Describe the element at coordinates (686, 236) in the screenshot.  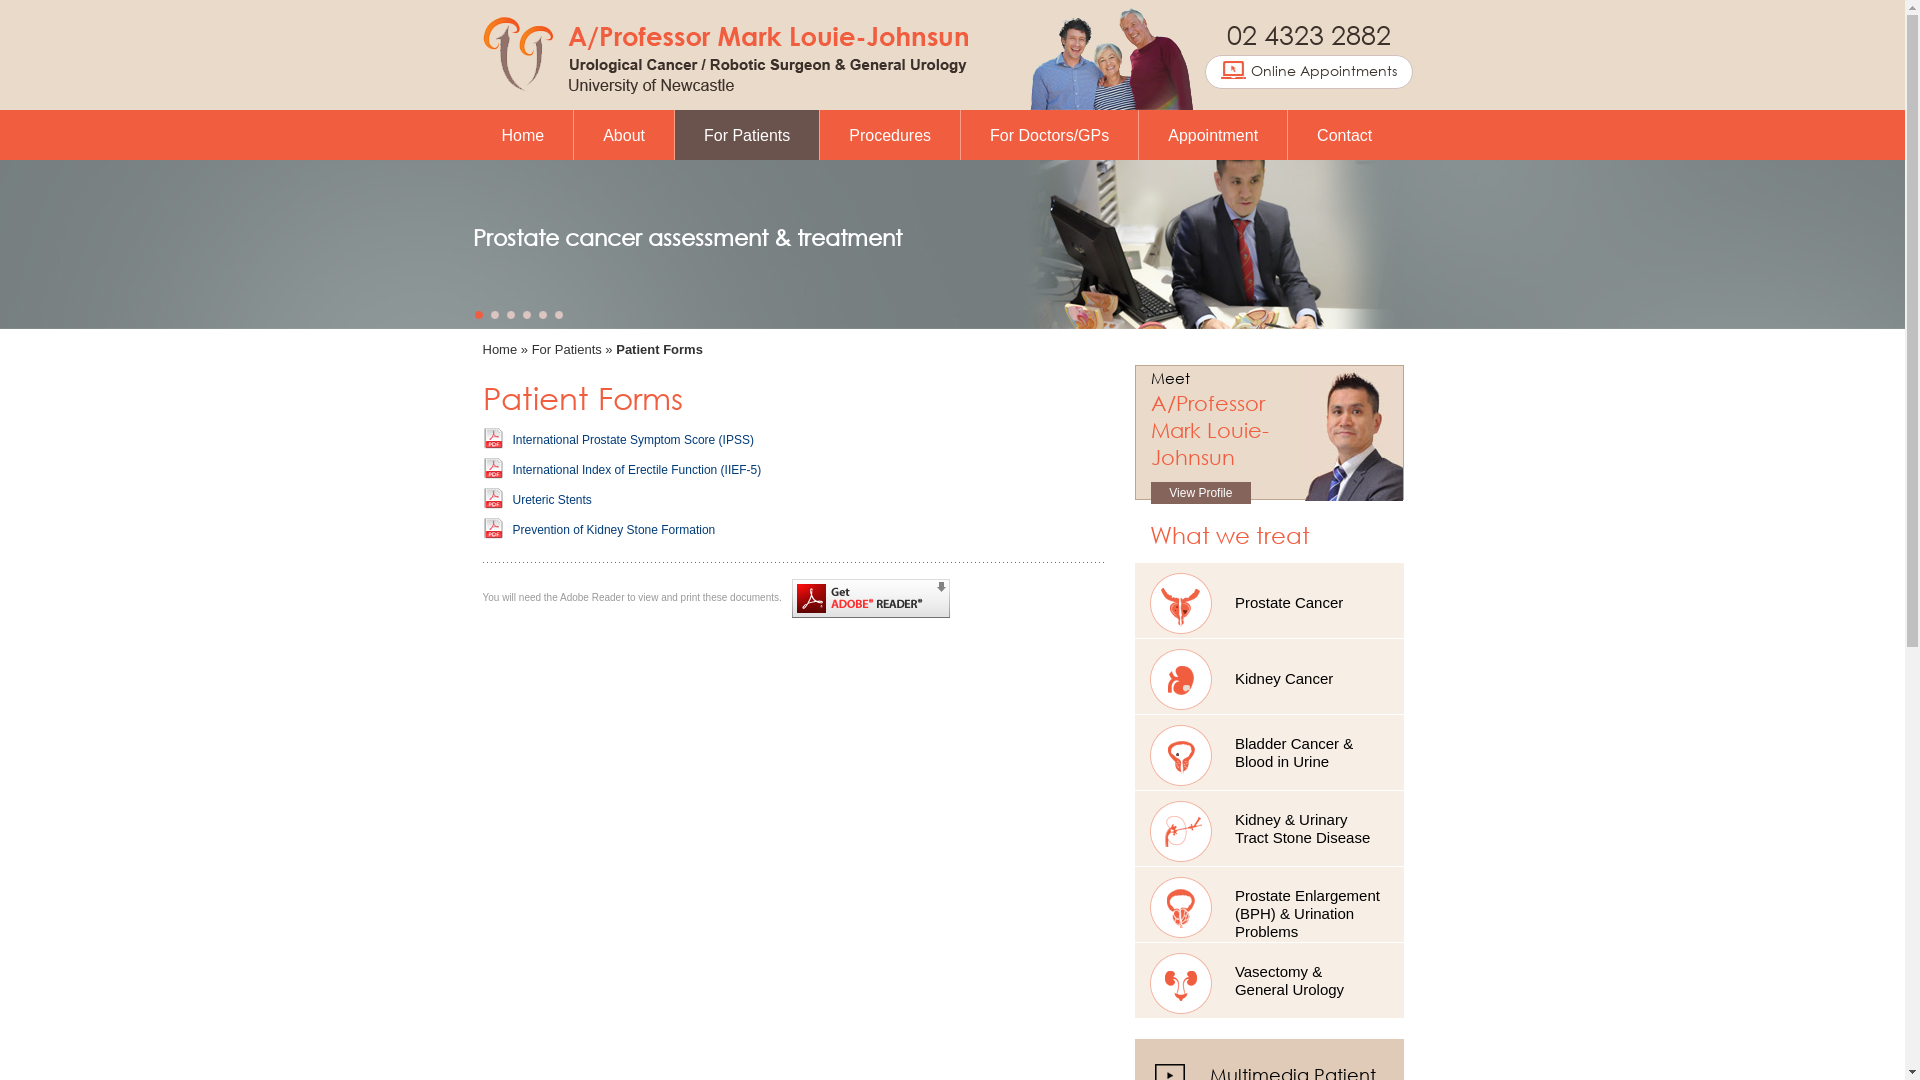
I see `'Prostate cancer assessment & treatment'` at that location.